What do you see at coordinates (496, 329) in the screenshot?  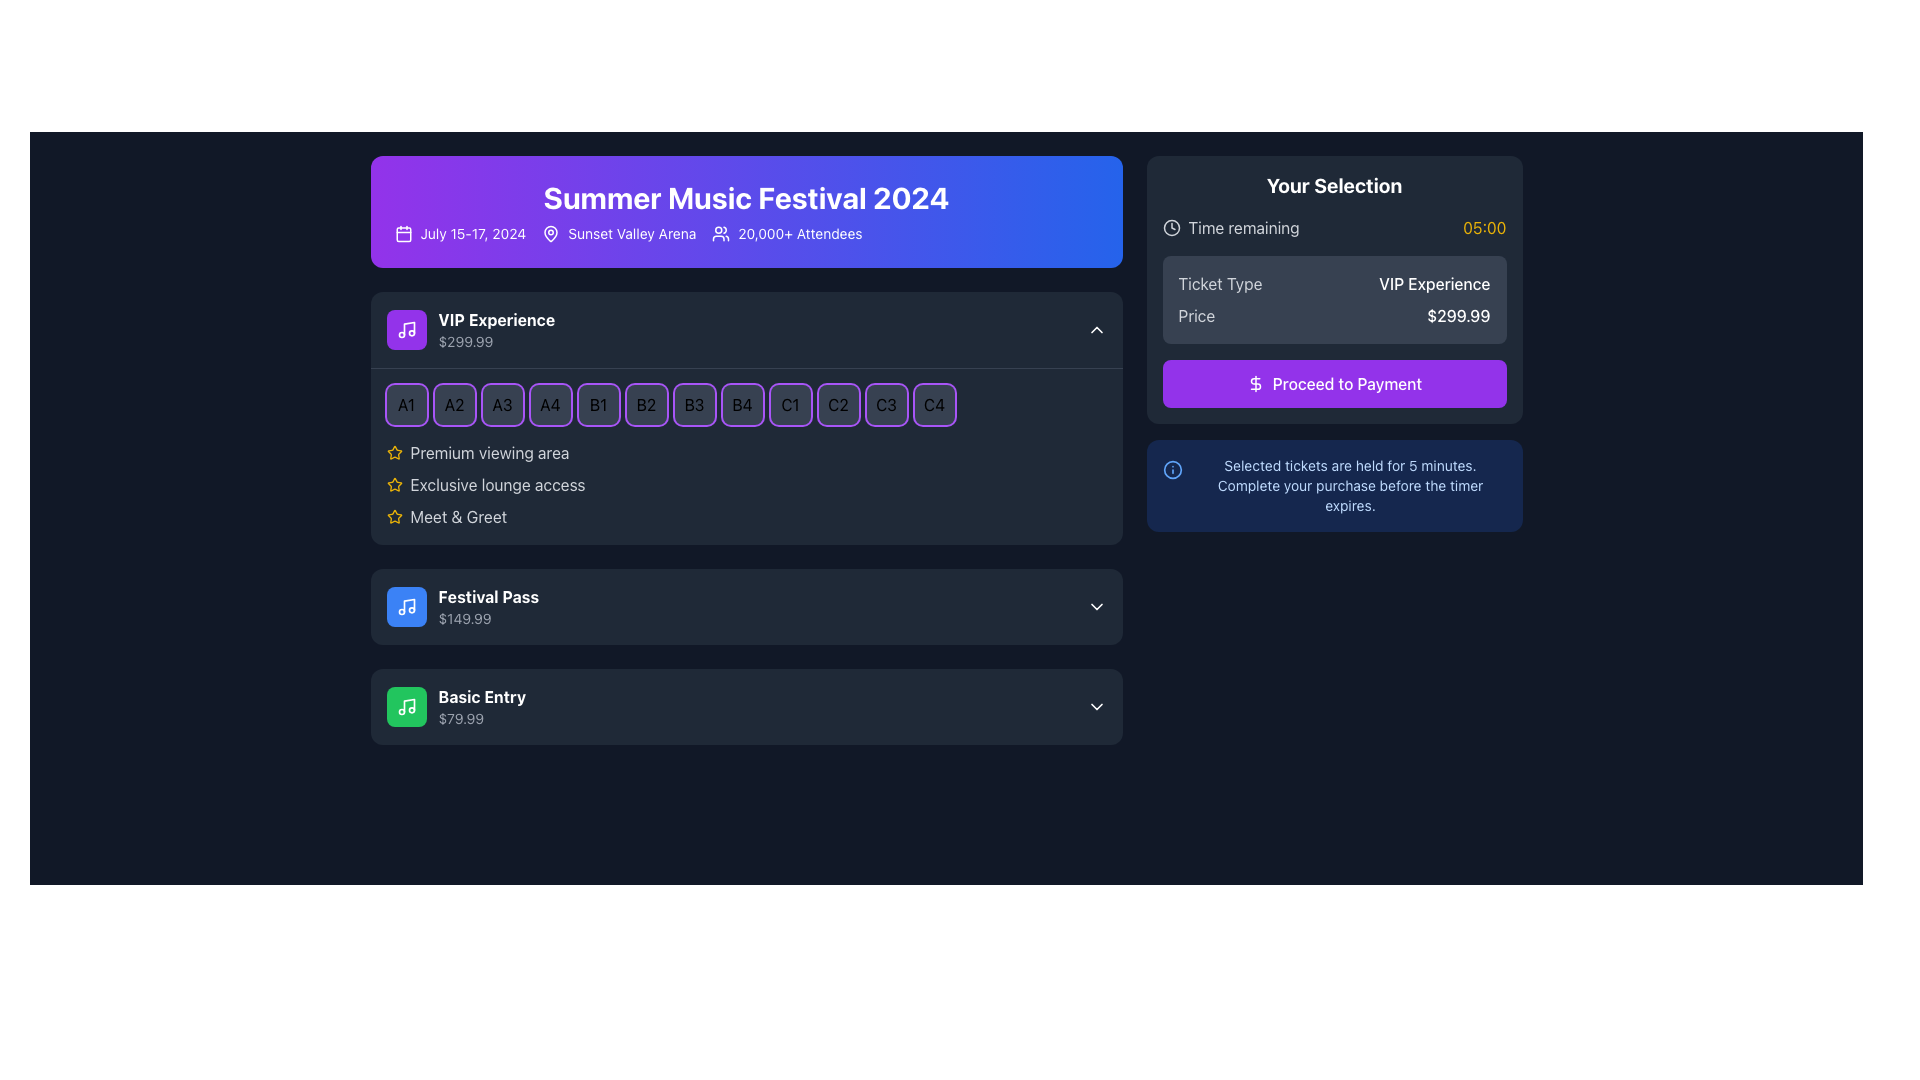 I see `text displayed in the text area that shows 'VIP Experience' and the price '$299.99', located below the purple icon with a white musical note` at bounding box center [496, 329].